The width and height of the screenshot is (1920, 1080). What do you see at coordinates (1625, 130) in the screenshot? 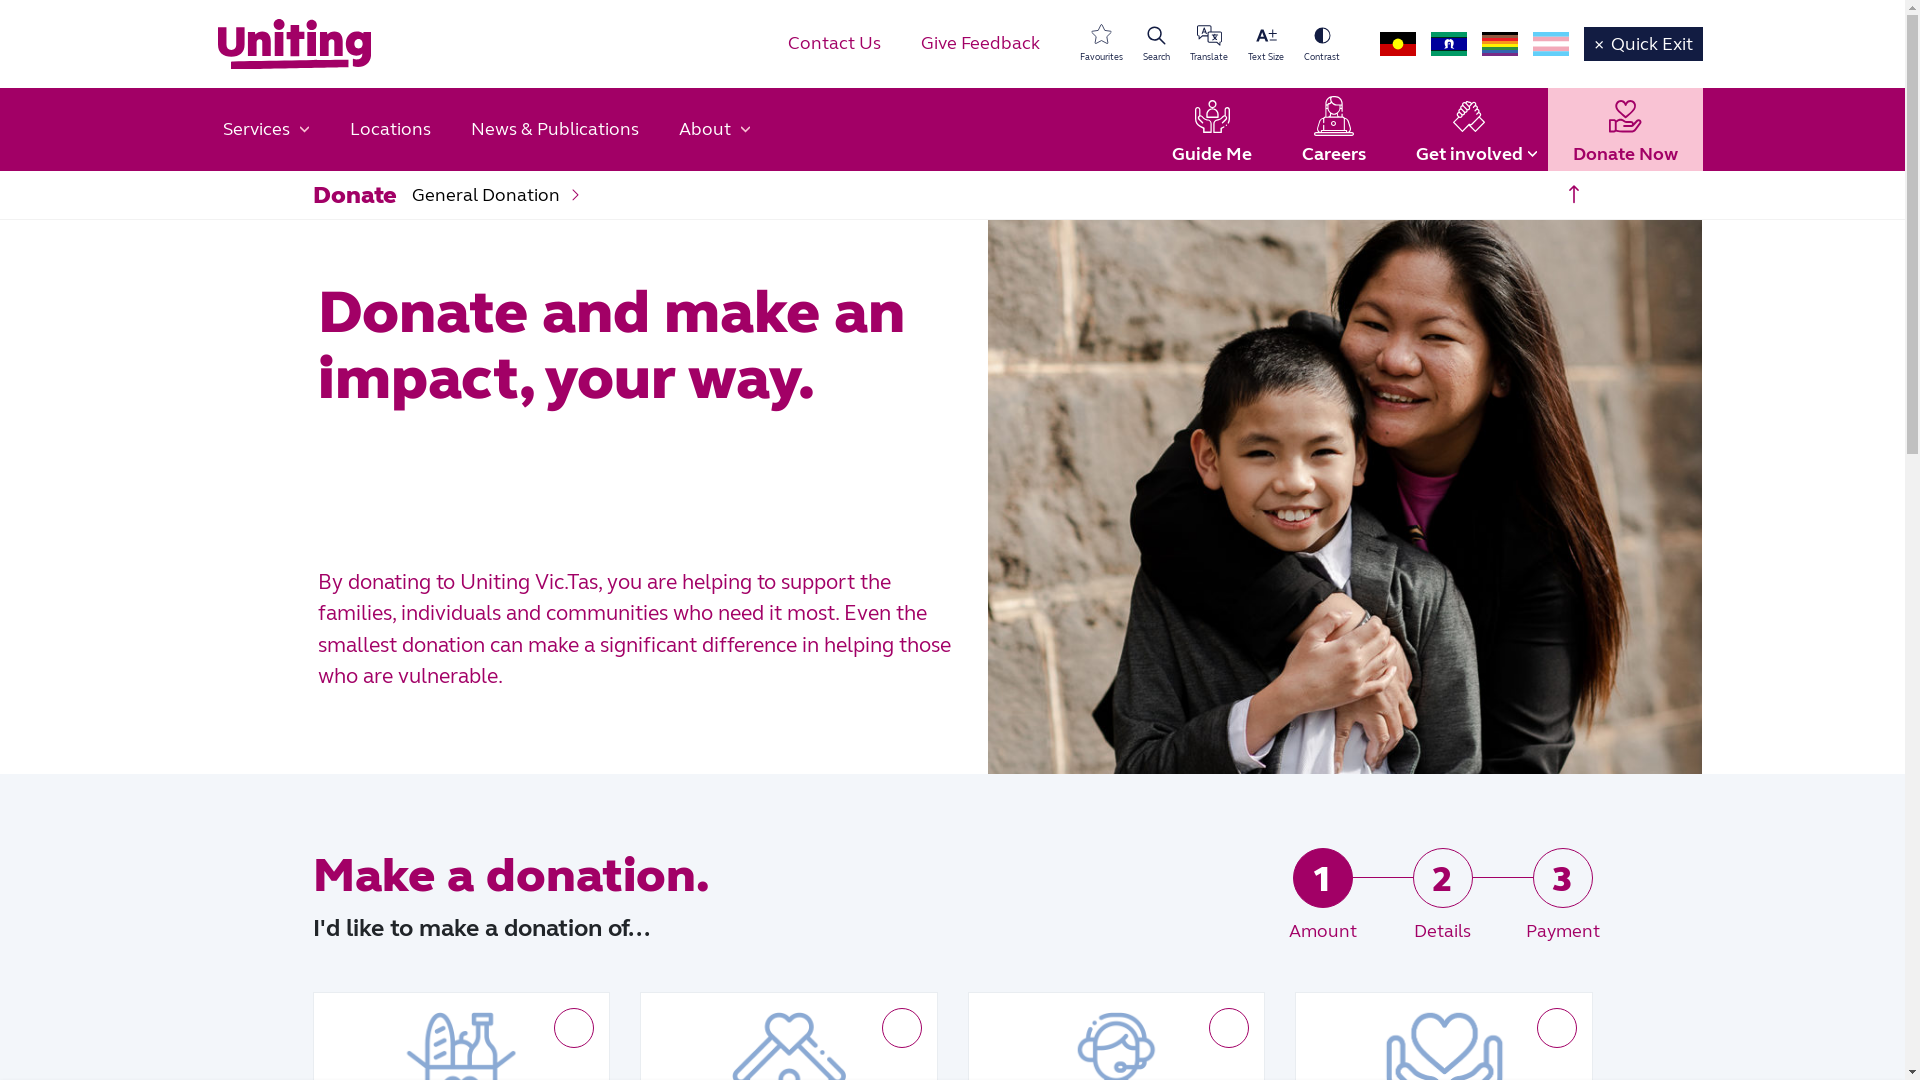
I see `'Donate Now'` at bounding box center [1625, 130].